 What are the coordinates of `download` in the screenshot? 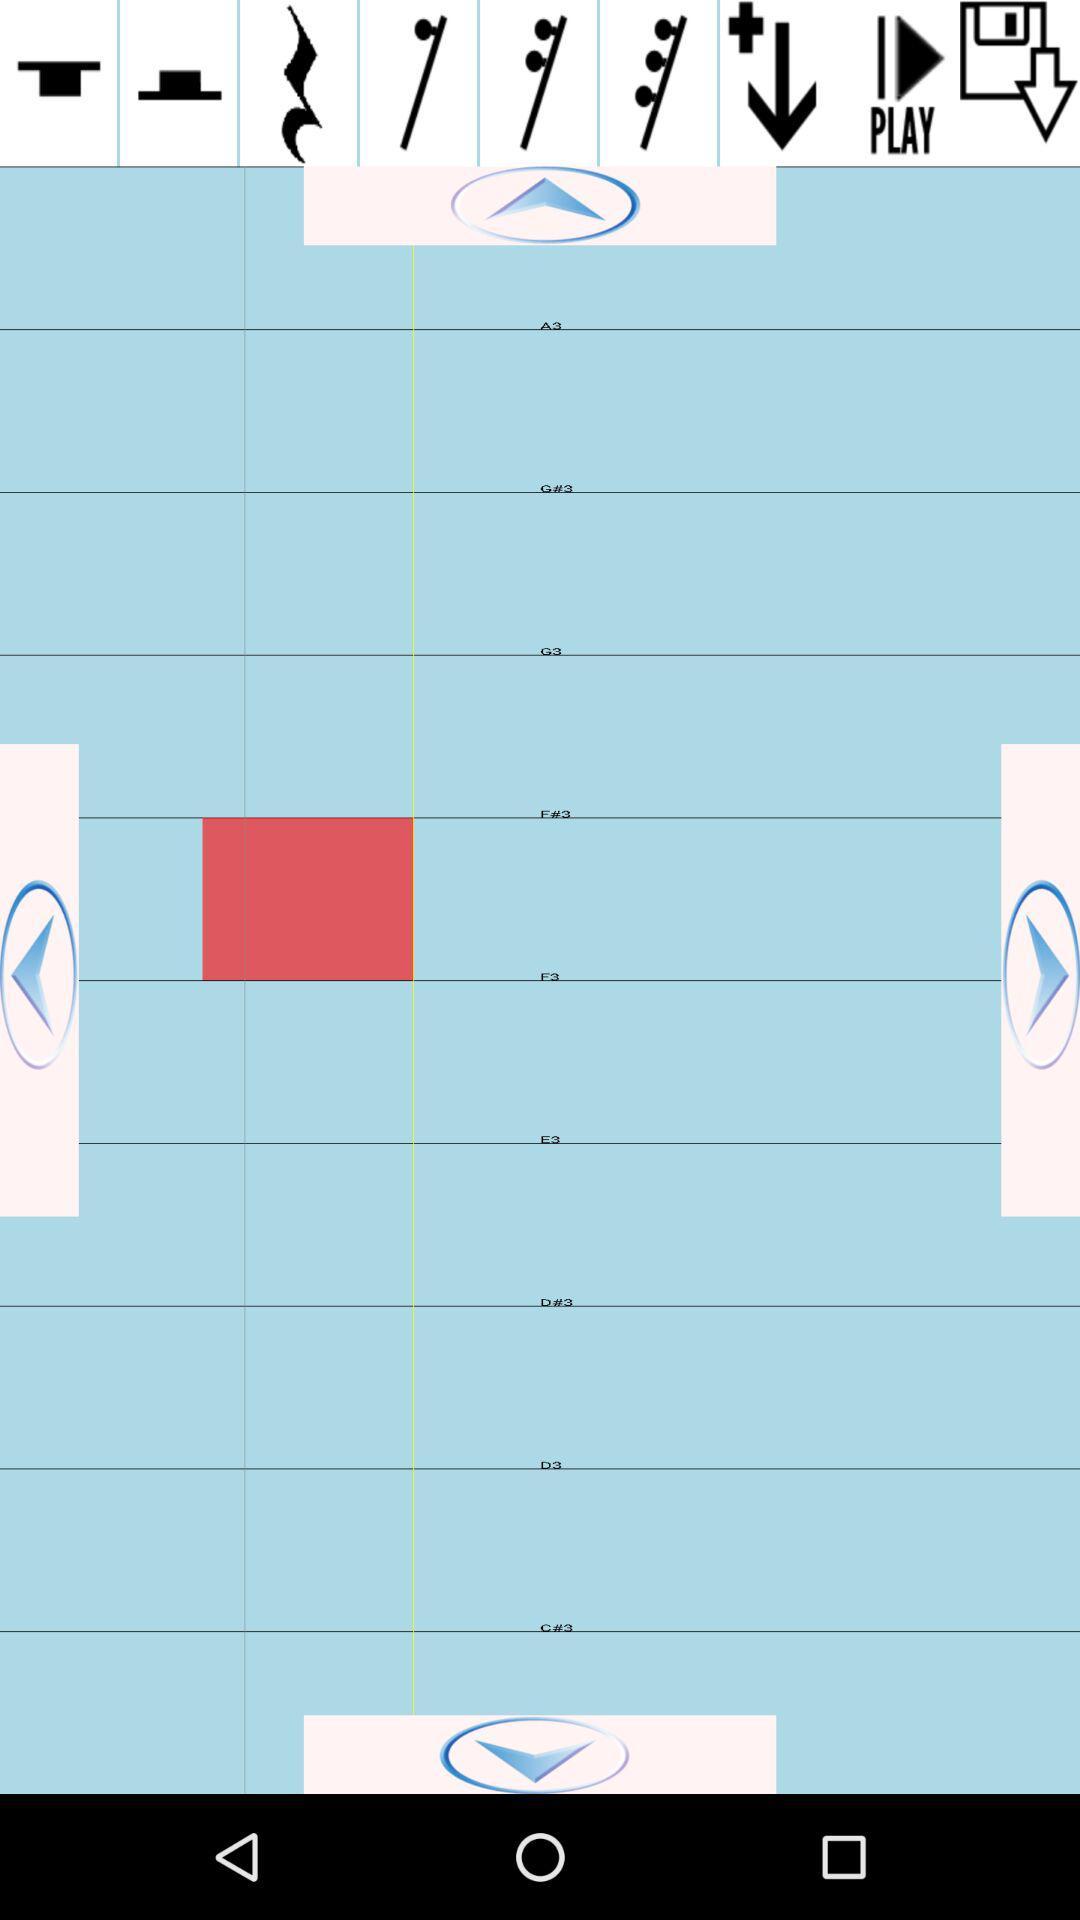 It's located at (1019, 82).